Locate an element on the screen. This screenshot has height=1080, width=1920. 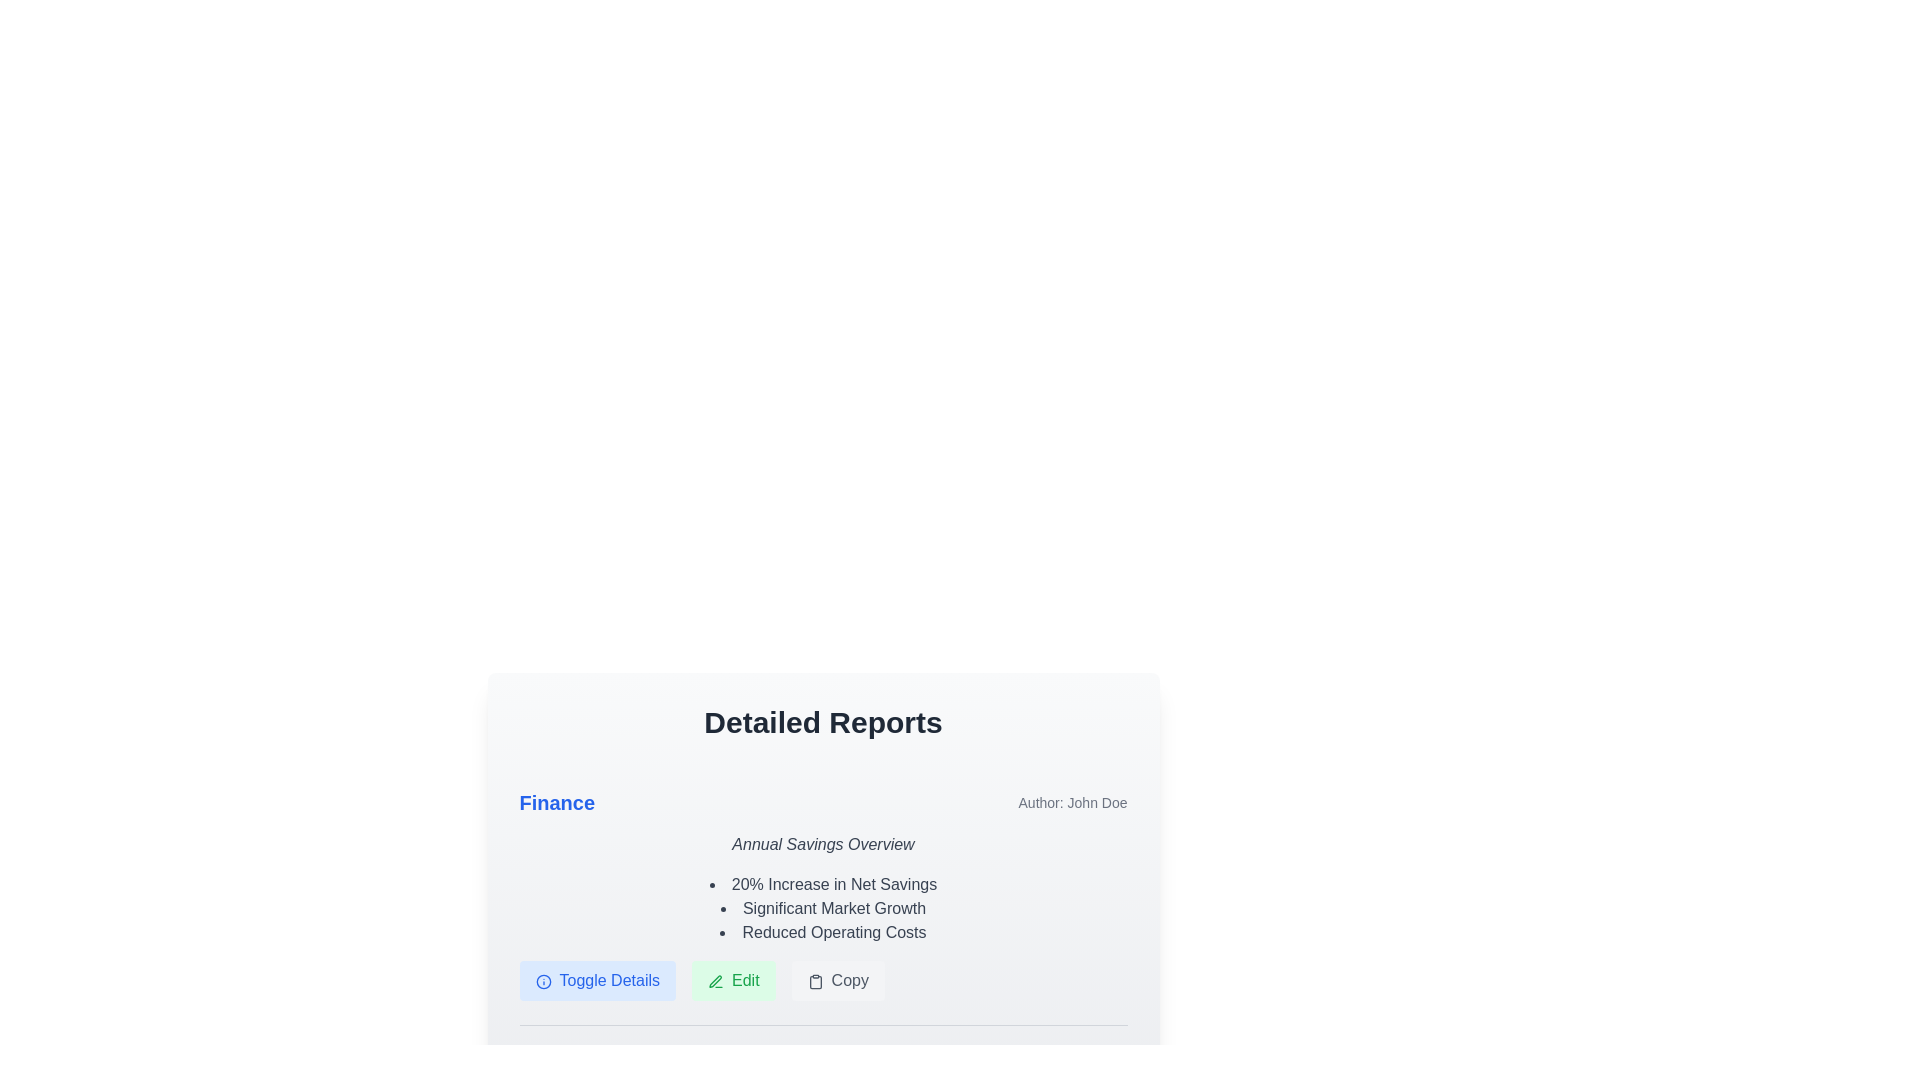
the informational list displaying key financial highlights located beneath the 'Annual Savings Overview' subheading is located at coordinates (823, 909).